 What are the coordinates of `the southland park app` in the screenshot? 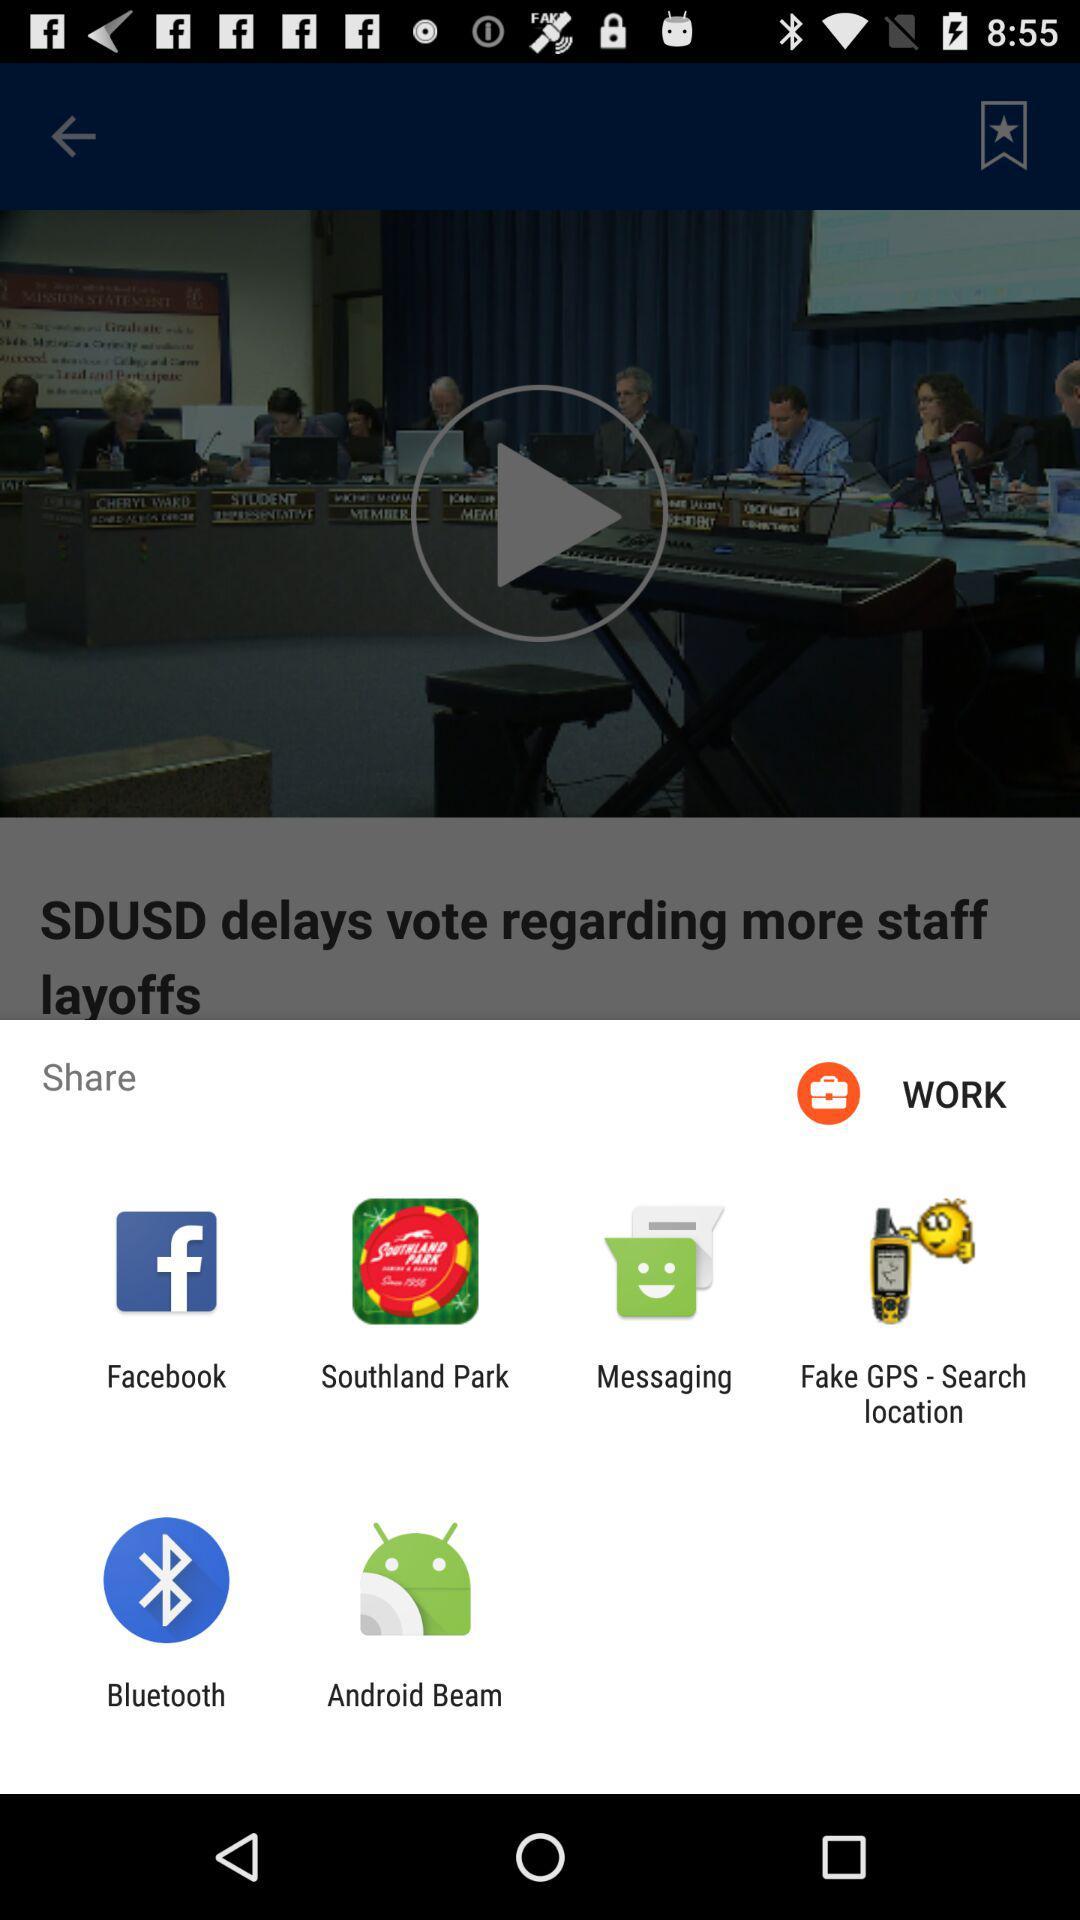 It's located at (414, 1392).